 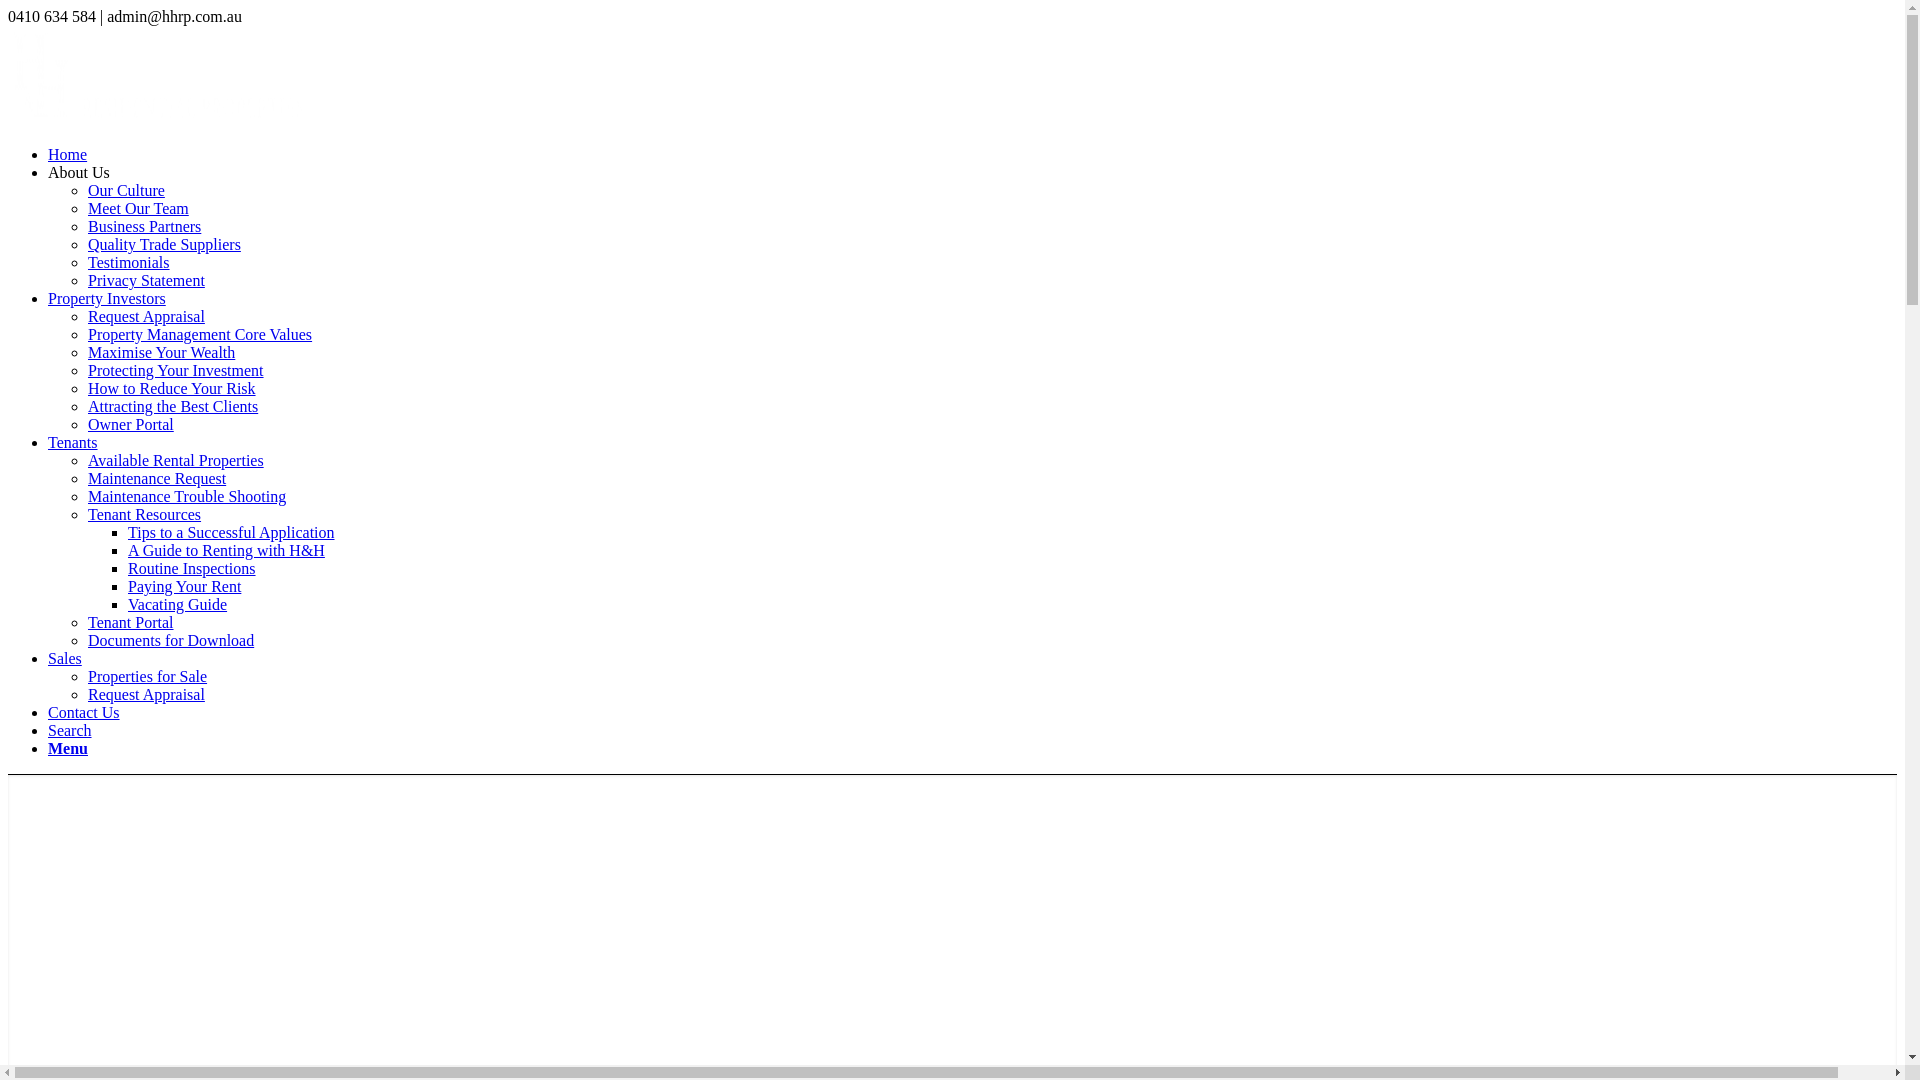 What do you see at coordinates (78, 171) in the screenshot?
I see `'About Us'` at bounding box center [78, 171].